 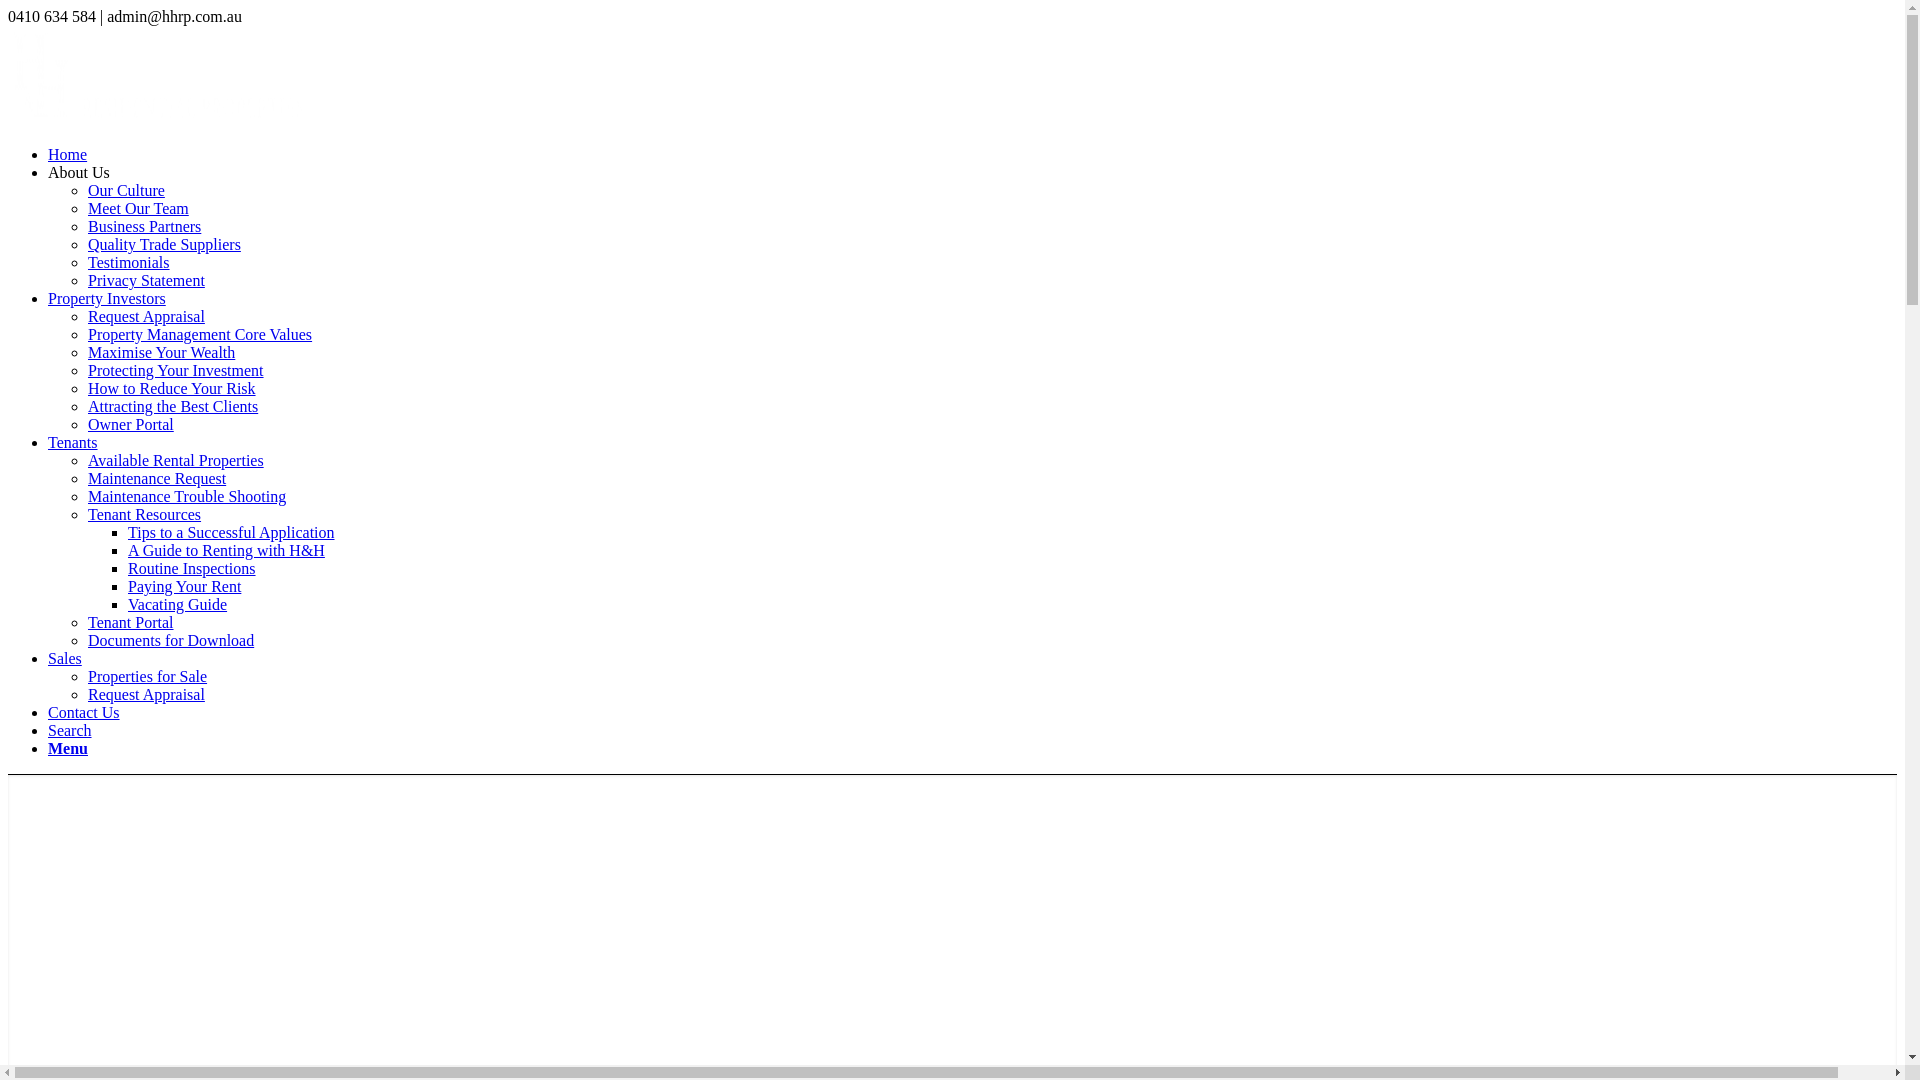 What do you see at coordinates (78, 171) in the screenshot?
I see `'About Us'` at bounding box center [78, 171].